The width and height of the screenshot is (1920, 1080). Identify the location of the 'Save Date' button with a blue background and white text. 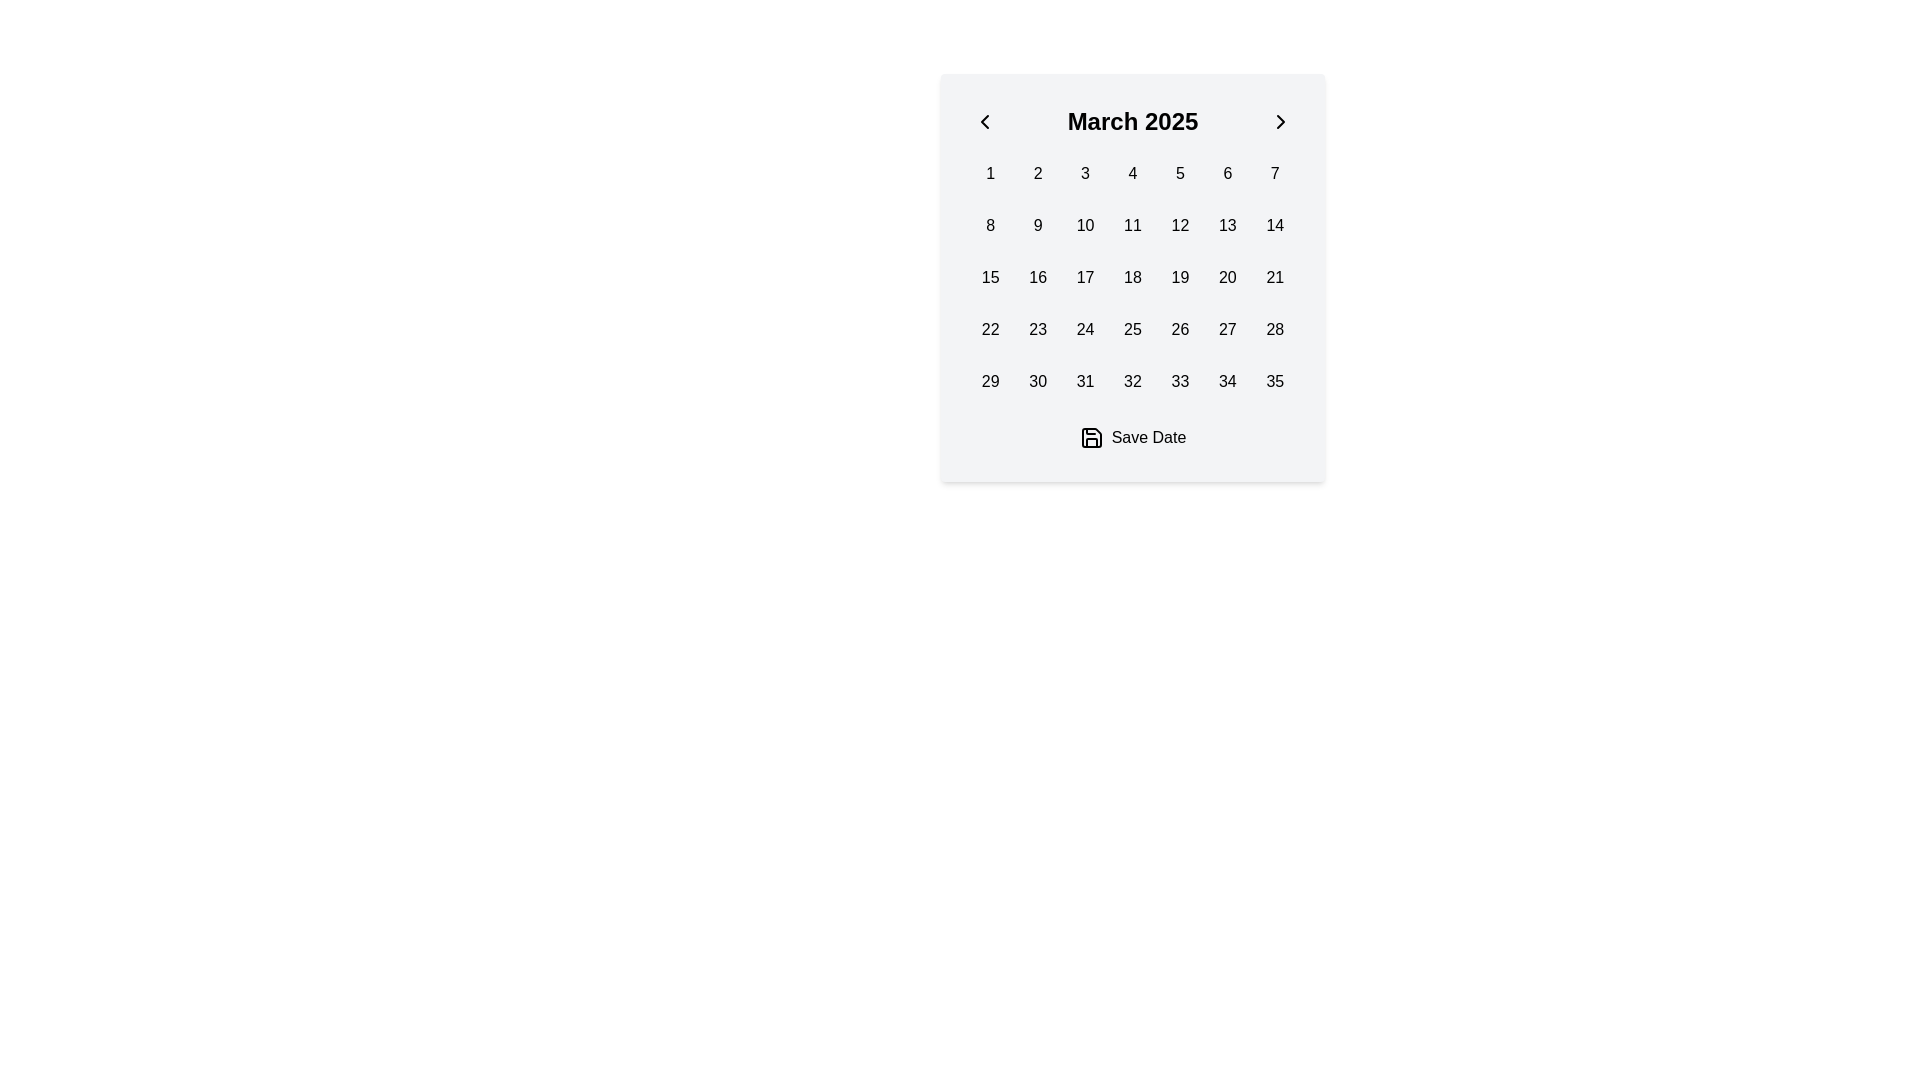
(1132, 437).